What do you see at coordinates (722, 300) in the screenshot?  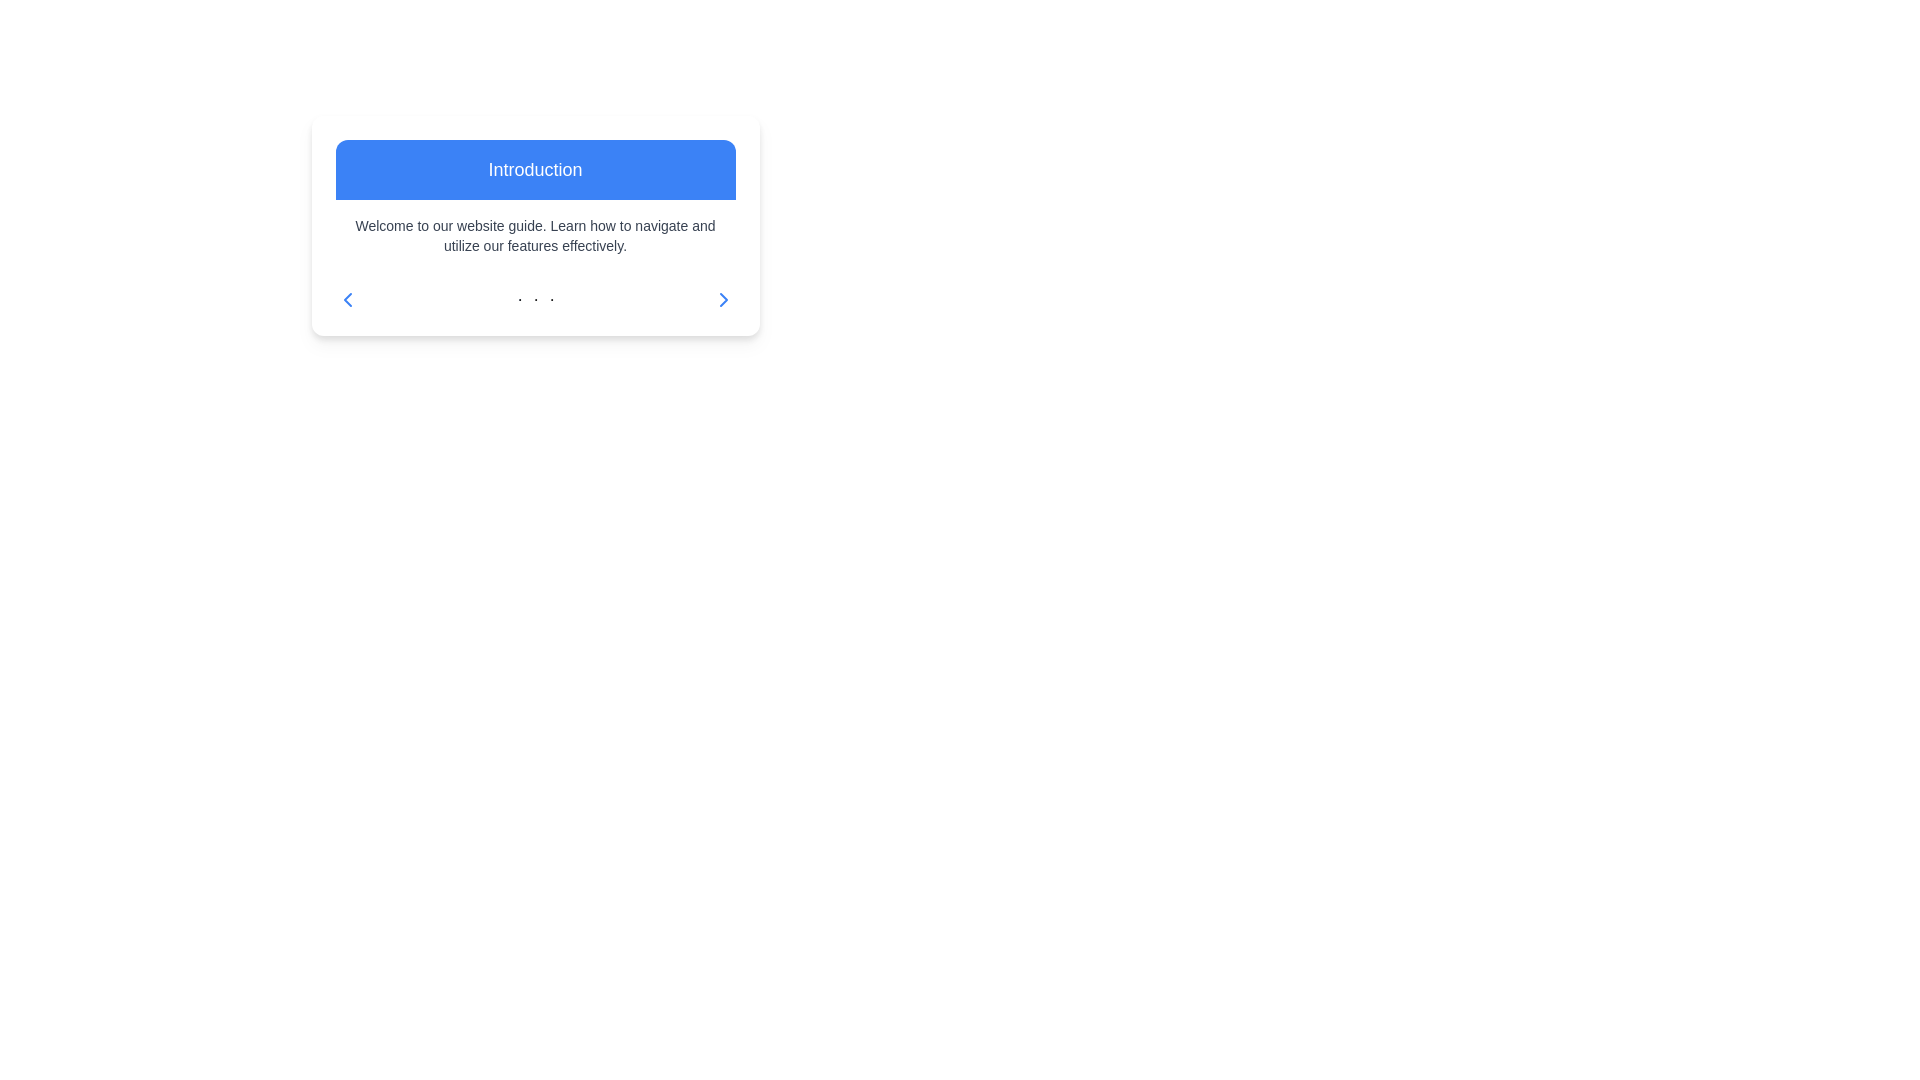 I see `the navigation control button located at the far right bottom of the card to proceed to the next page or section` at bounding box center [722, 300].